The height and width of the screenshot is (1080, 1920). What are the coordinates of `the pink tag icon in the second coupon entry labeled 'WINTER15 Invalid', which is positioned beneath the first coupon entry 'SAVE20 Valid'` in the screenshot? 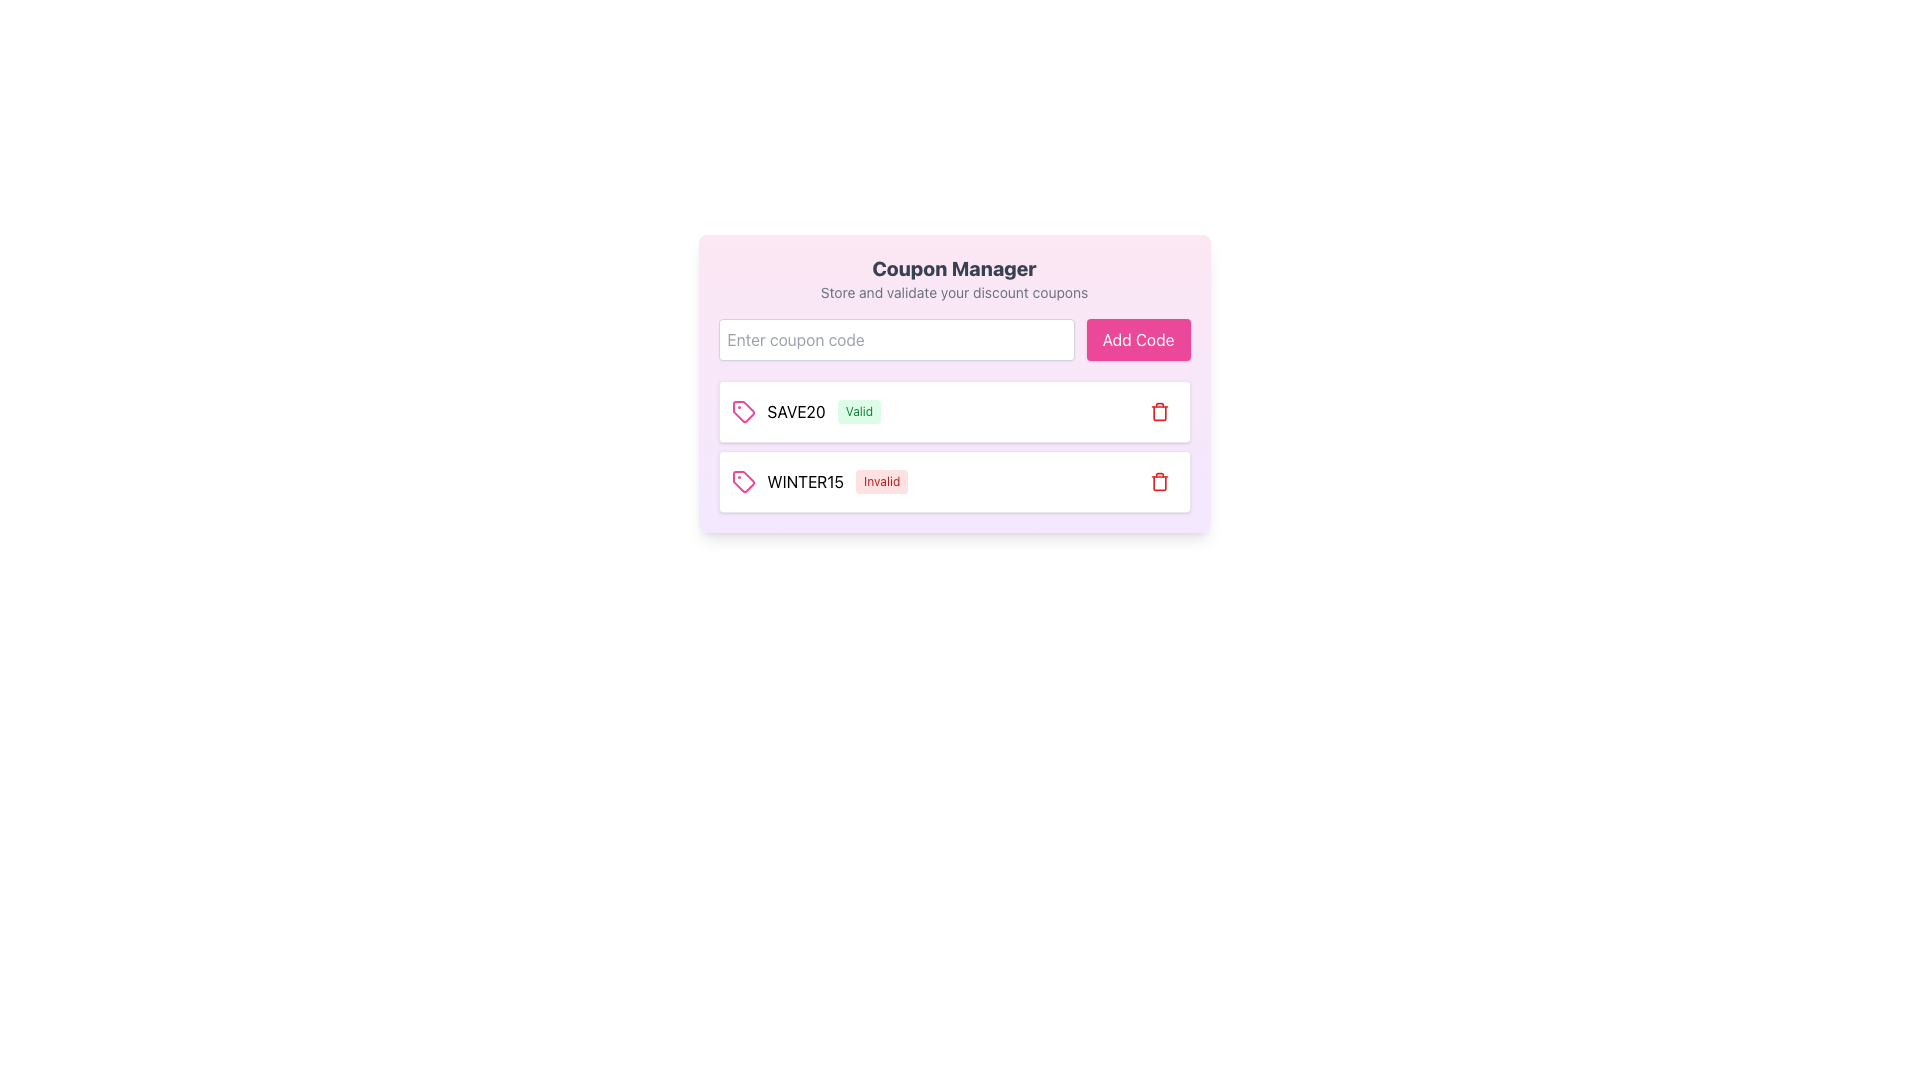 It's located at (742, 411).